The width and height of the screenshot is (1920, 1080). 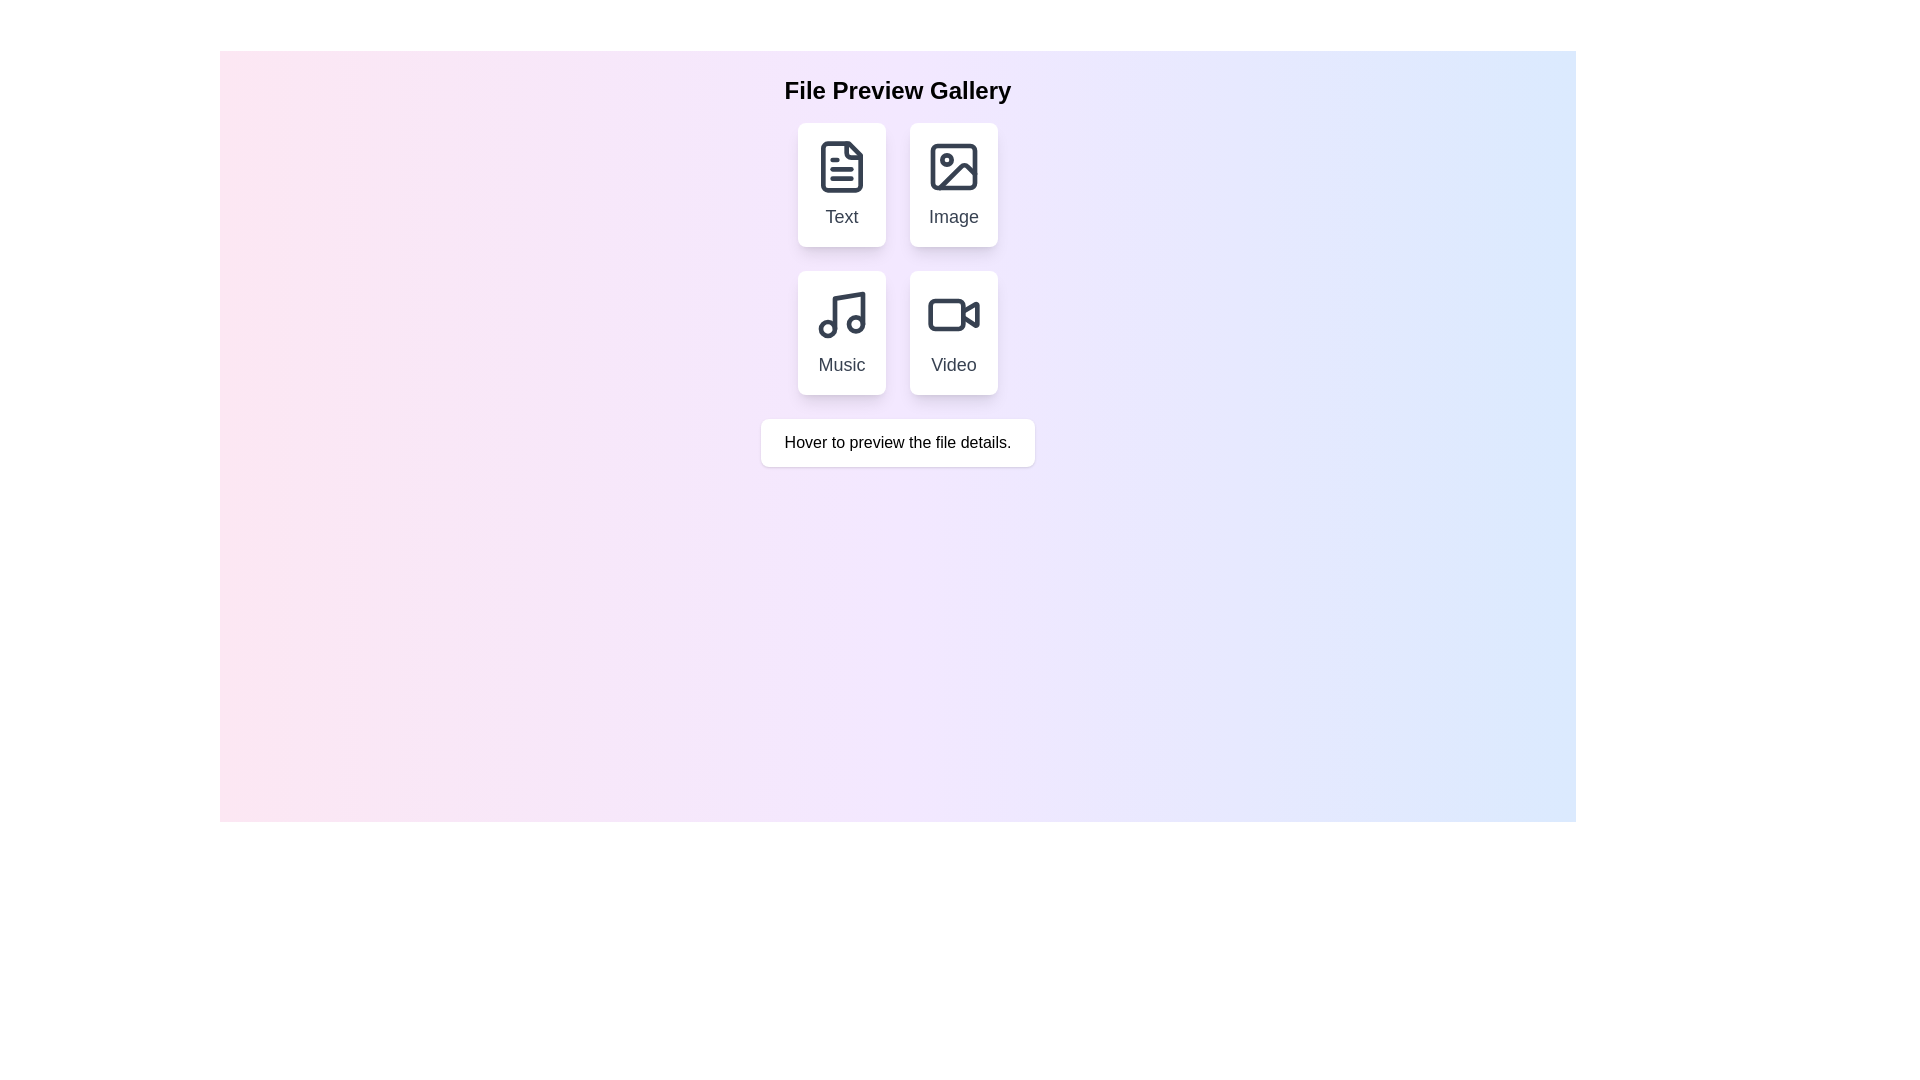 I want to click on the graphical representation of the video camera icon, located at the bottom-right of the grid layout containing the preview options, so click(x=945, y=315).